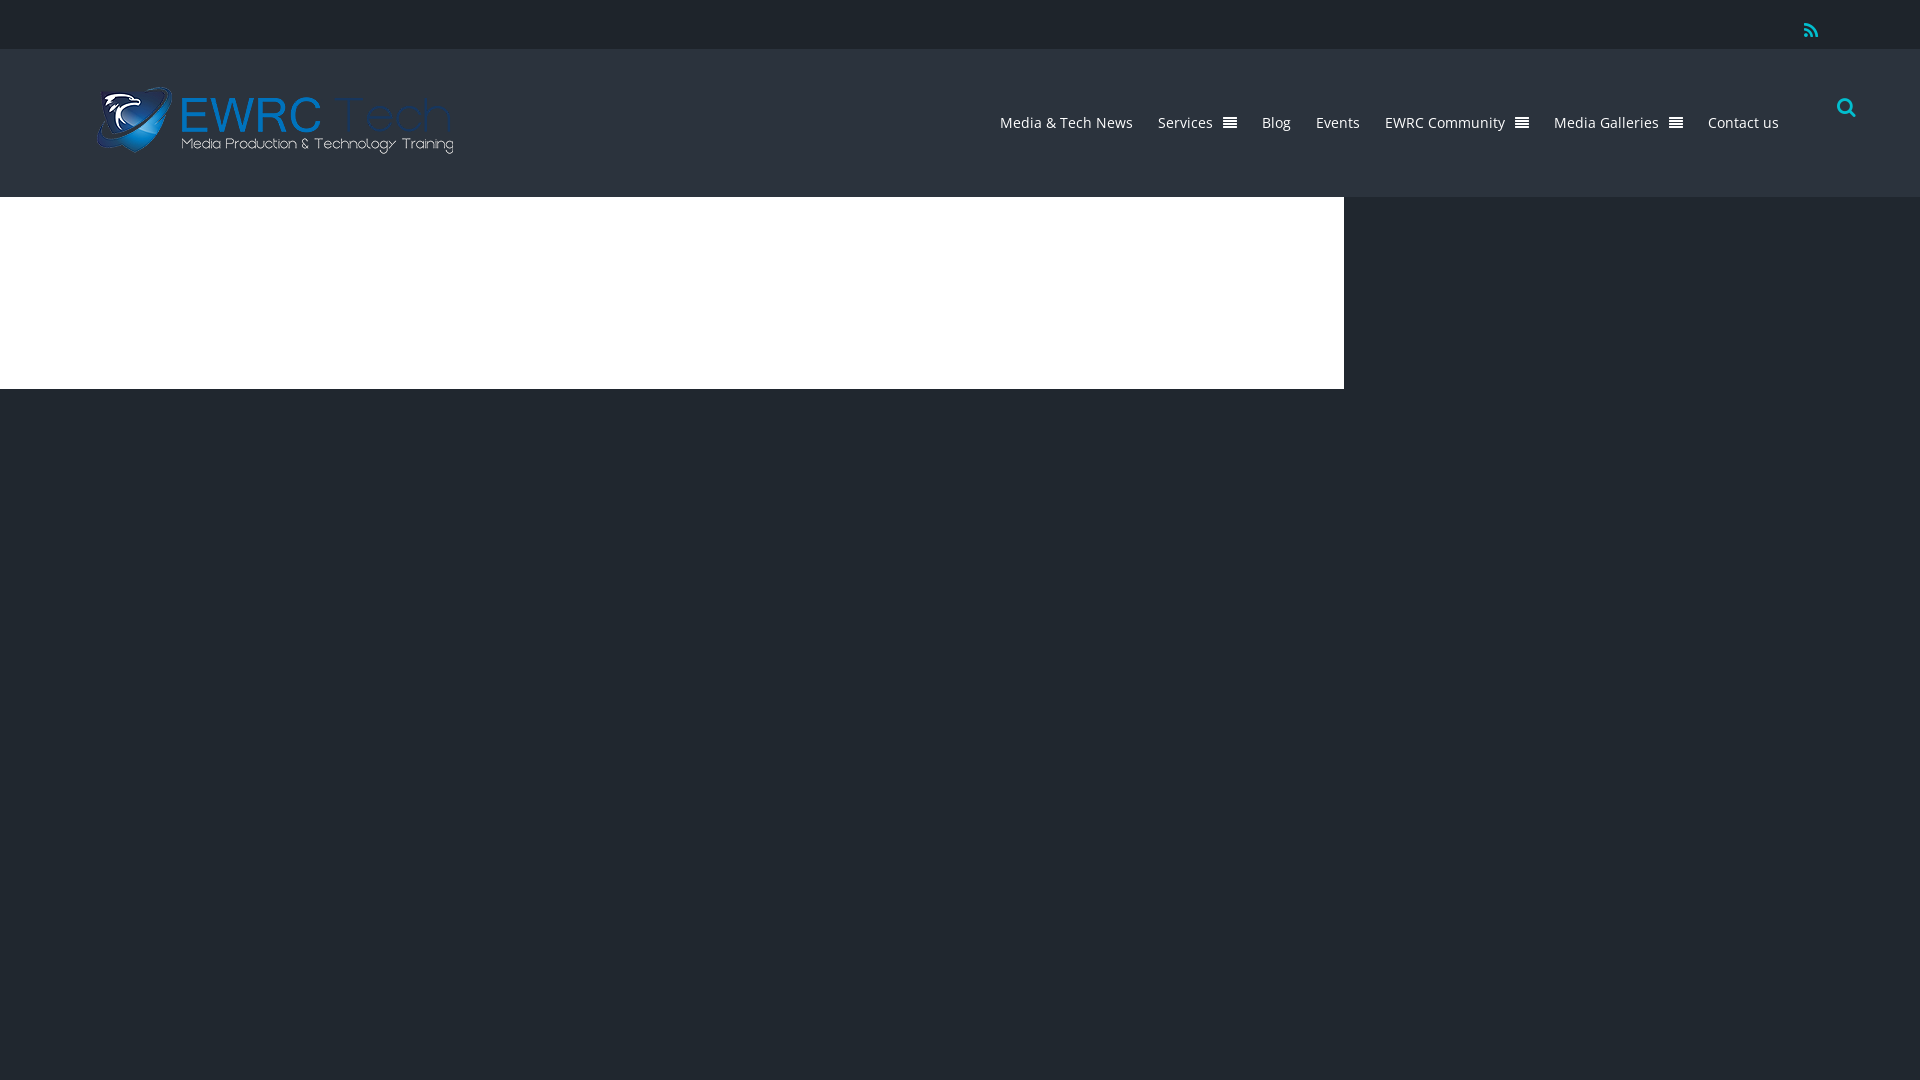 Image resolution: width=1920 pixels, height=1080 pixels. What do you see at coordinates (1742, 122) in the screenshot?
I see `'Contact us'` at bounding box center [1742, 122].